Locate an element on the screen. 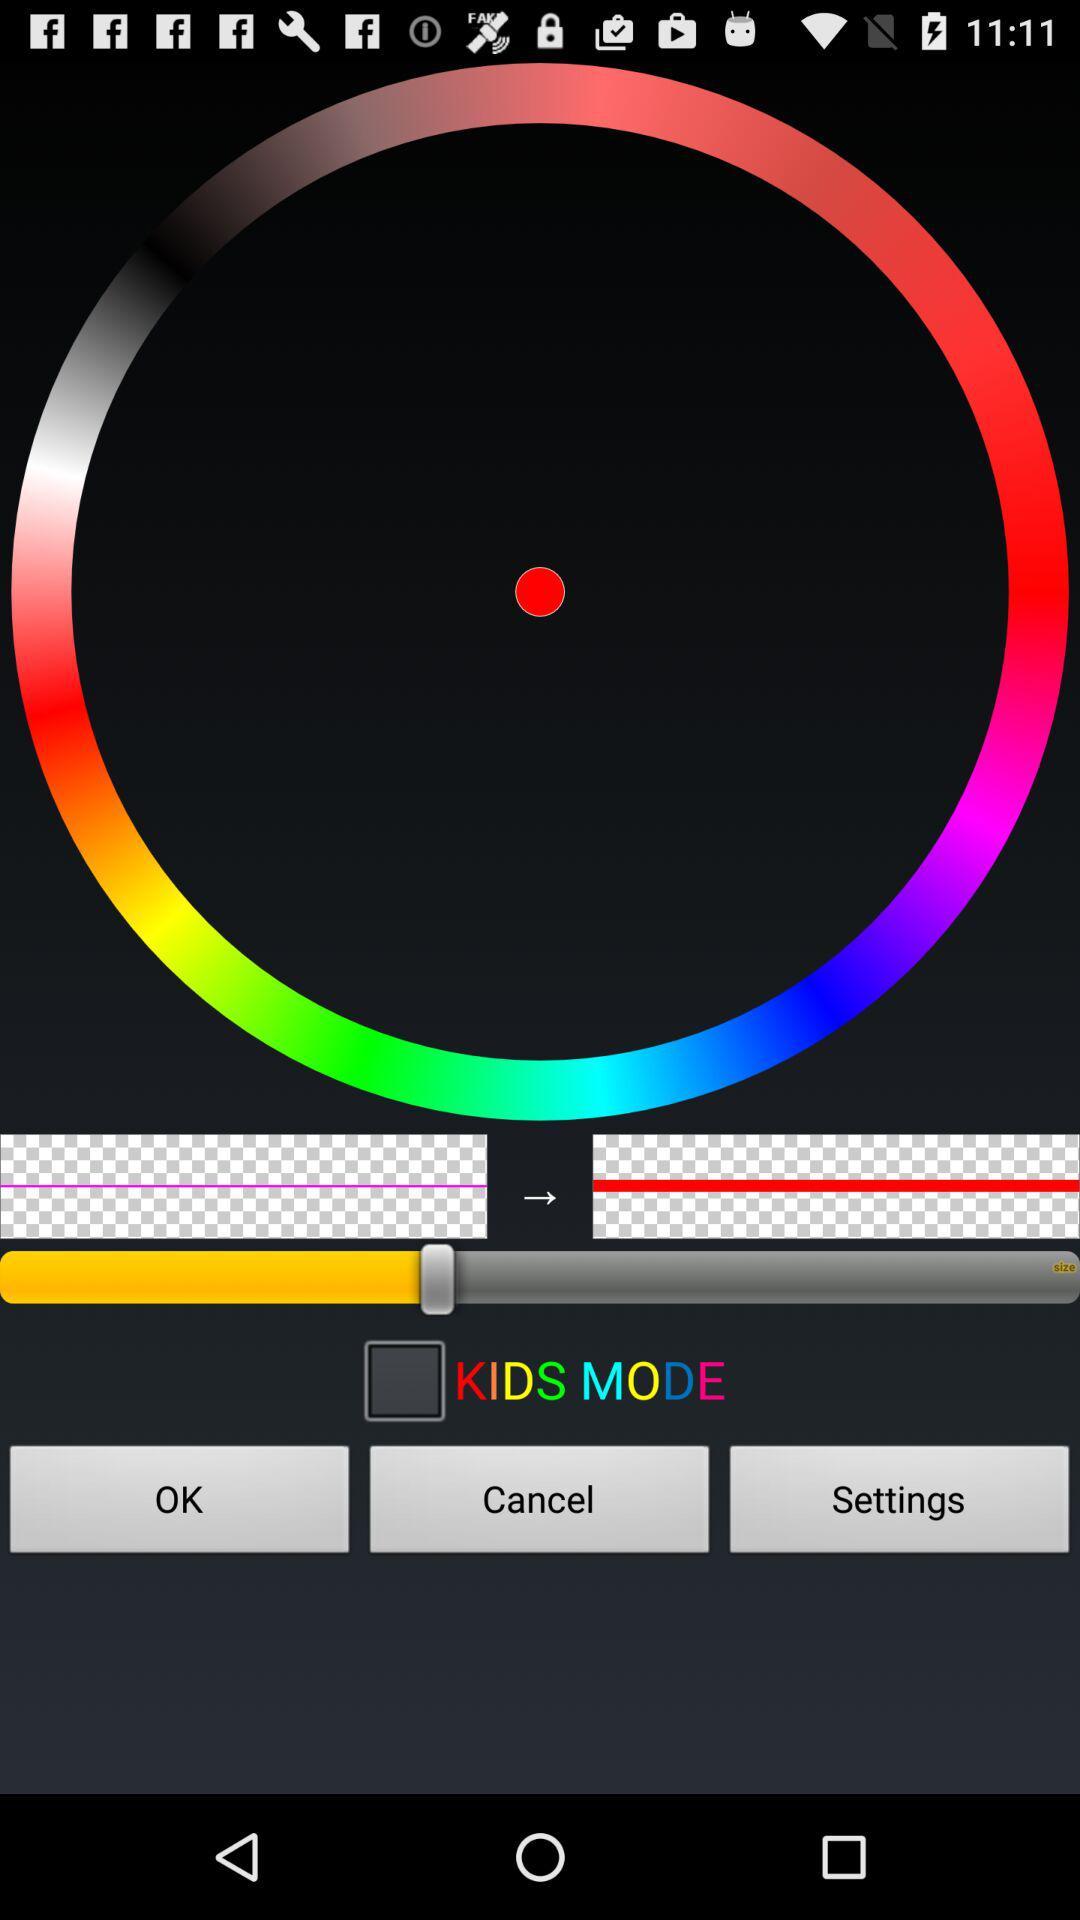 This screenshot has height=1920, width=1080. the item next to the settings is located at coordinates (540, 1505).